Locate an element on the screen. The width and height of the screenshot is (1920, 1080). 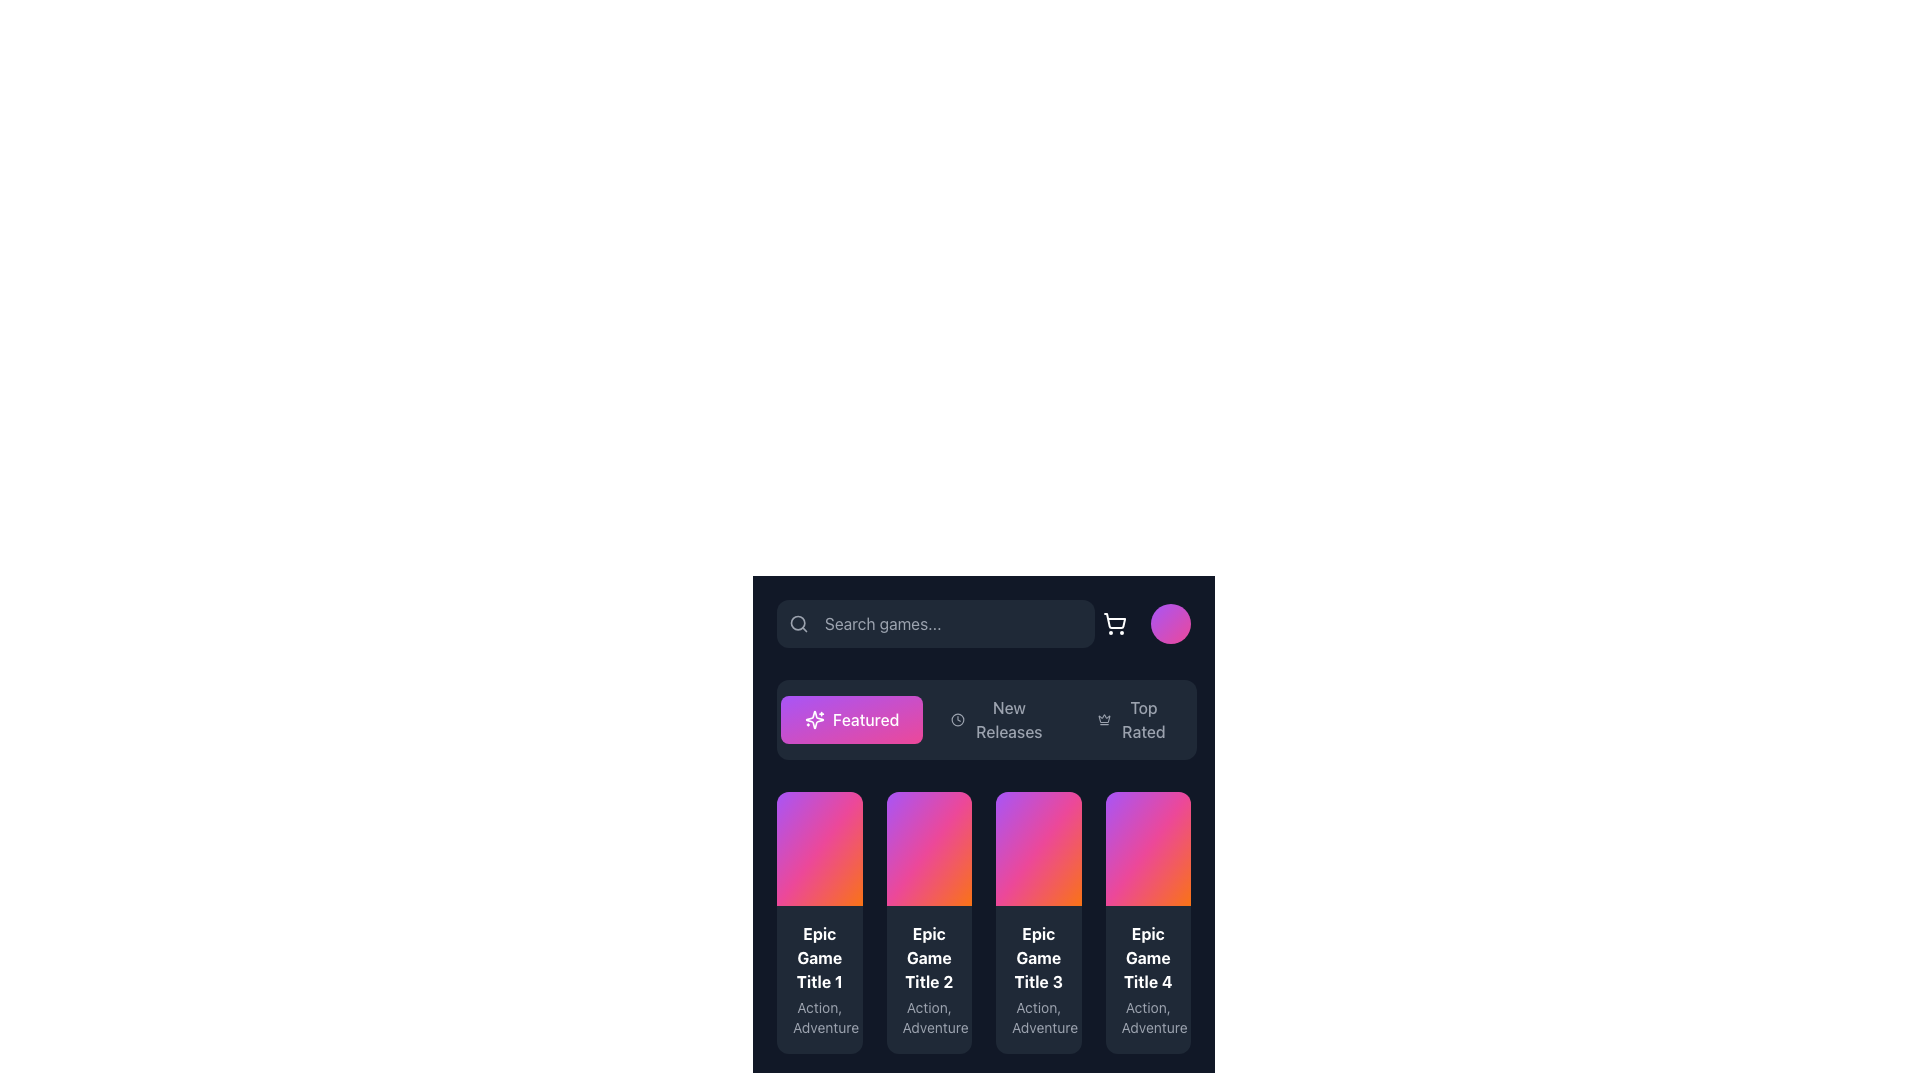
the title or heading of the fourth game card in the 'Featured' section, which is located directly above the genre label 'Action, Adventure' is located at coordinates (1148, 956).